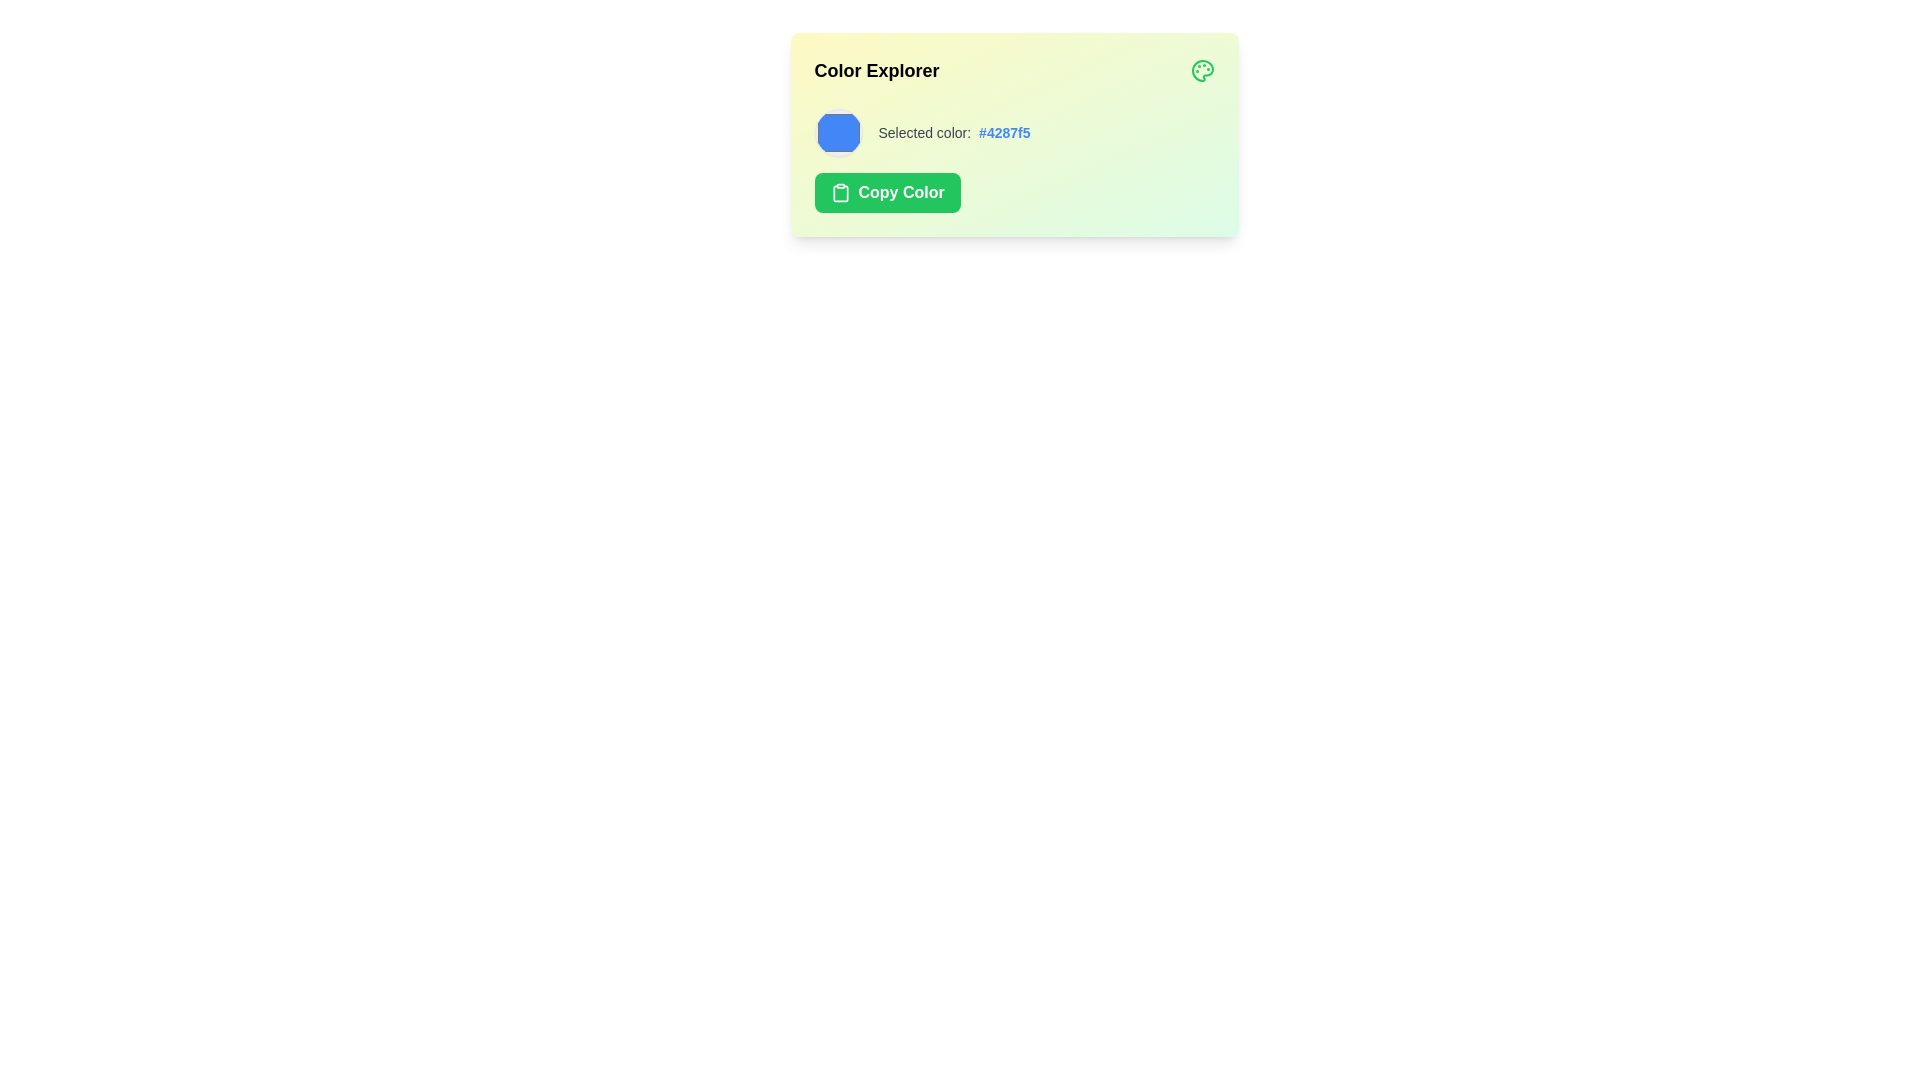 This screenshot has height=1080, width=1920. Describe the element at coordinates (953, 132) in the screenshot. I see `the text label displaying 'Selected color: #4287f5' which shows the color value in blue, positioned to the right of the circular color preview element and above the 'Copy Color' button` at that location.